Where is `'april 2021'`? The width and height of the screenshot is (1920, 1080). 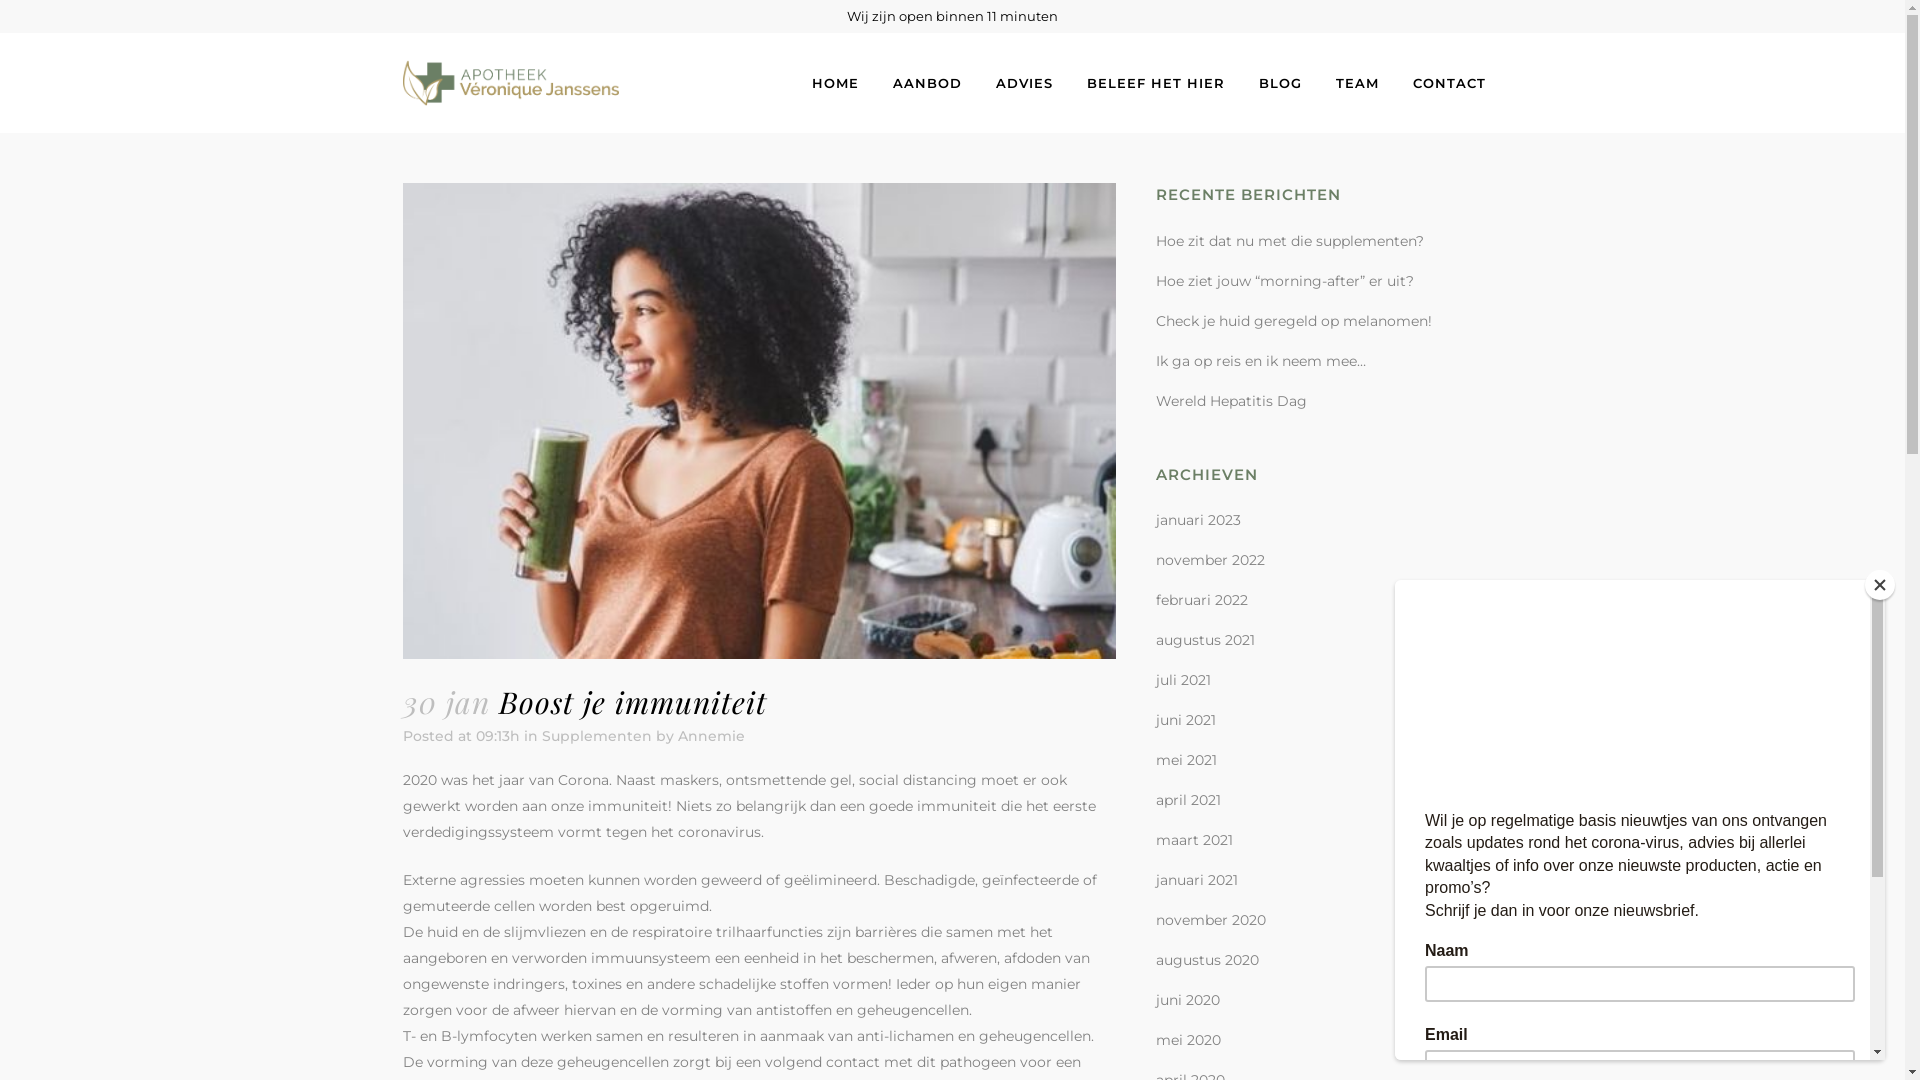 'april 2021' is located at coordinates (1188, 798).